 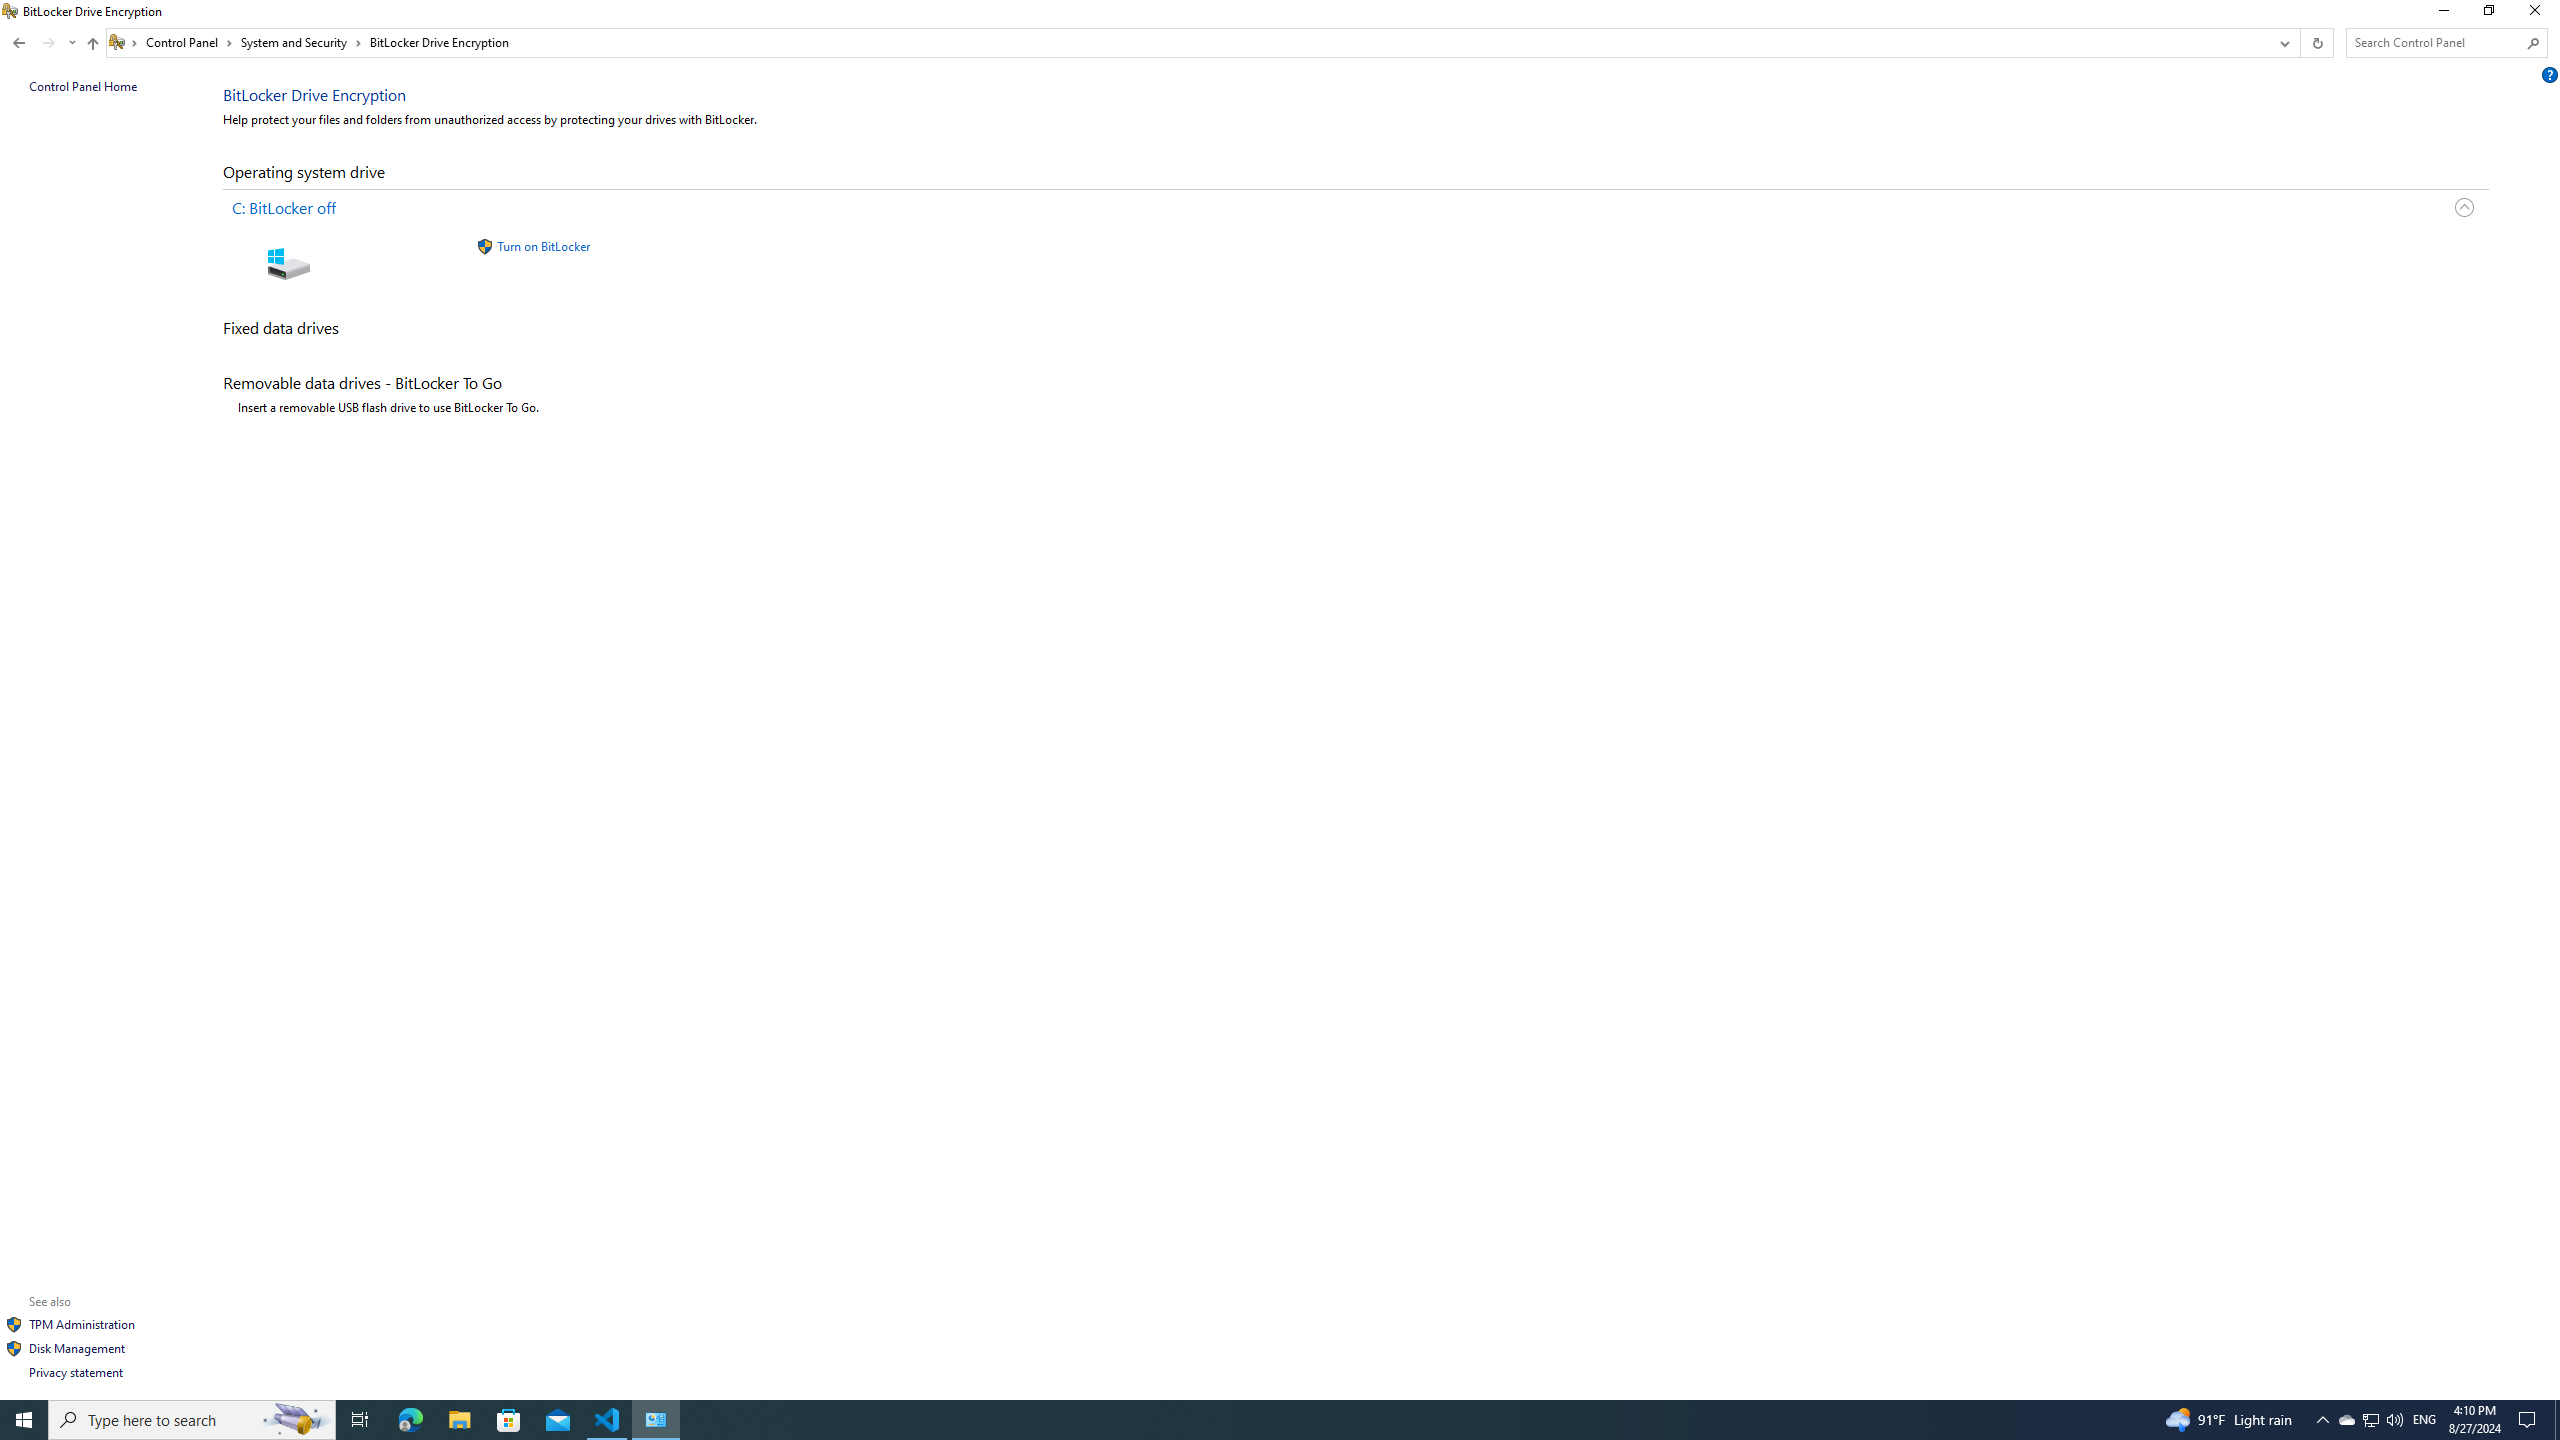 What do you see at coordinates (2323, 1418) in the screenshot?
I see `'Notification Chevron'` at bounding box center [2323, 1418].